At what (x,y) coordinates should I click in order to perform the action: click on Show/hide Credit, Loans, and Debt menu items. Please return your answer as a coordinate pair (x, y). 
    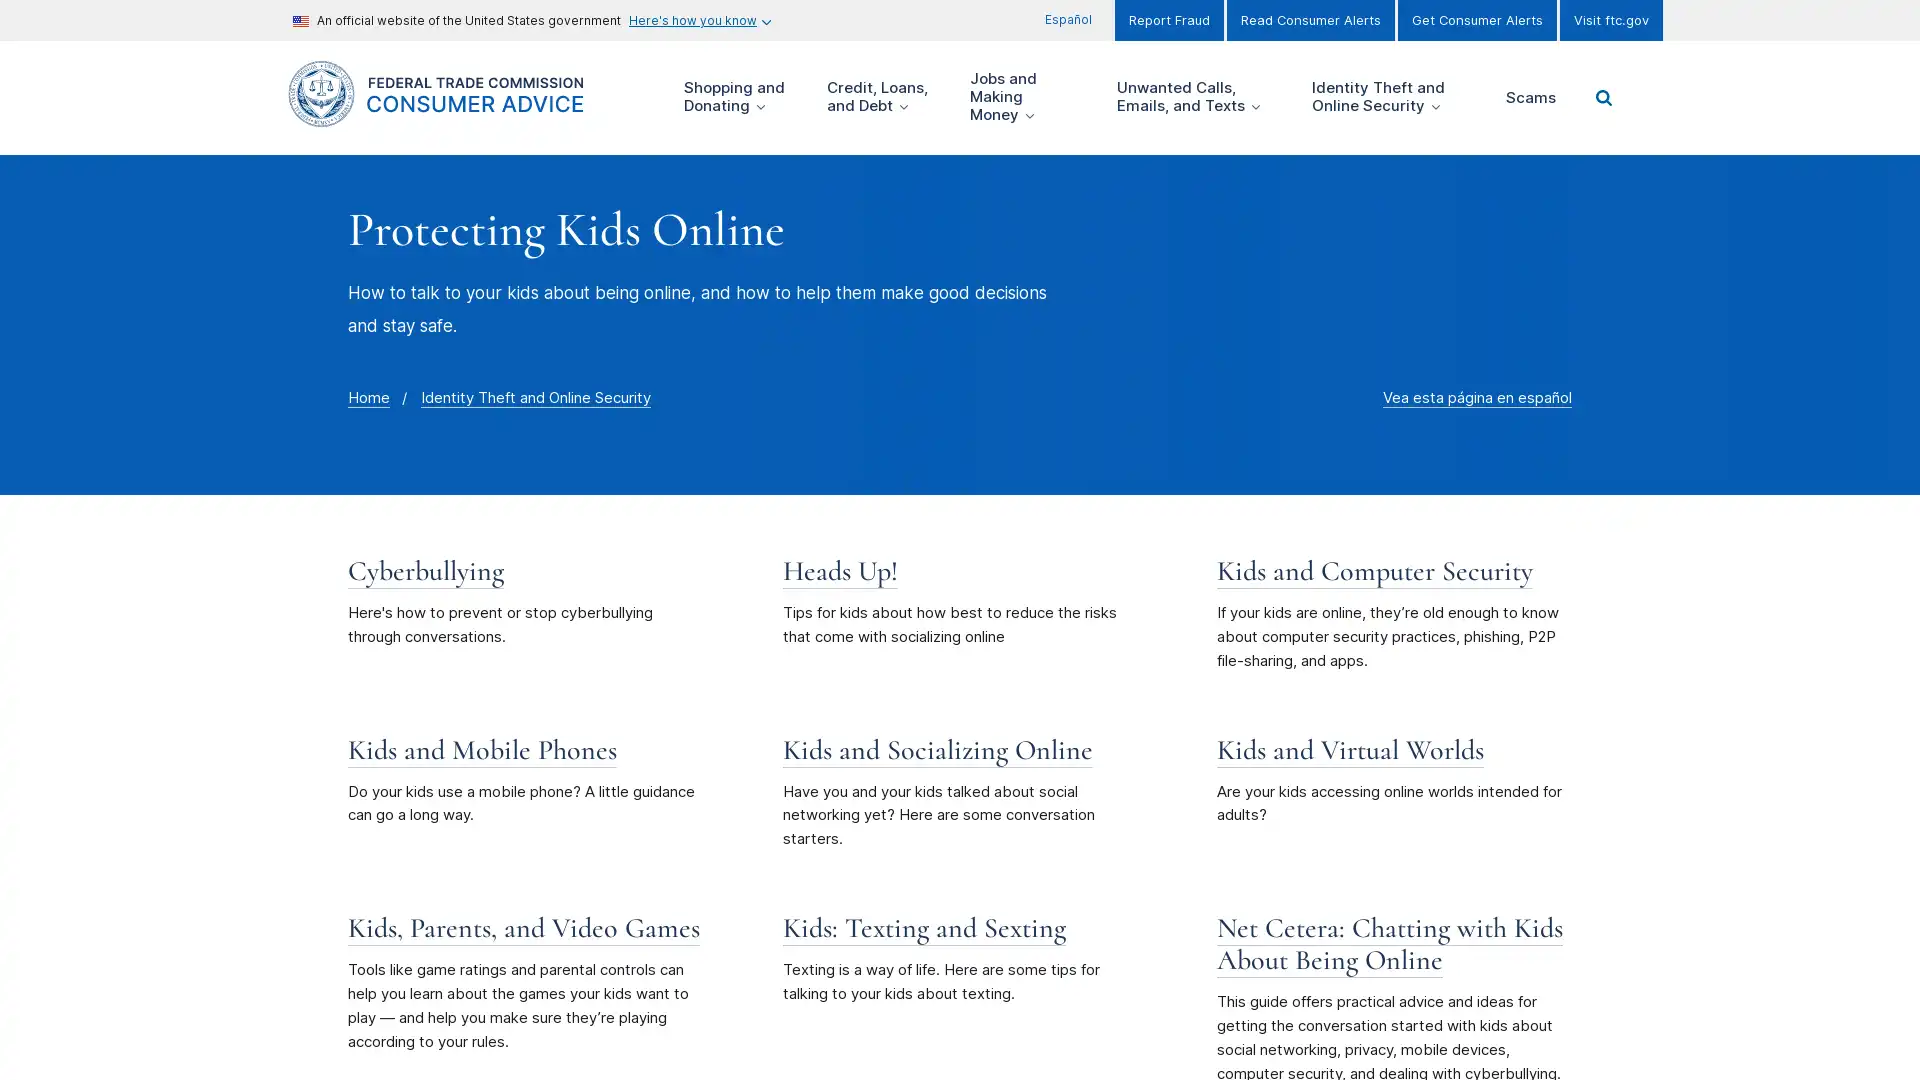
    Looking at the image, I should click on (883, 97).